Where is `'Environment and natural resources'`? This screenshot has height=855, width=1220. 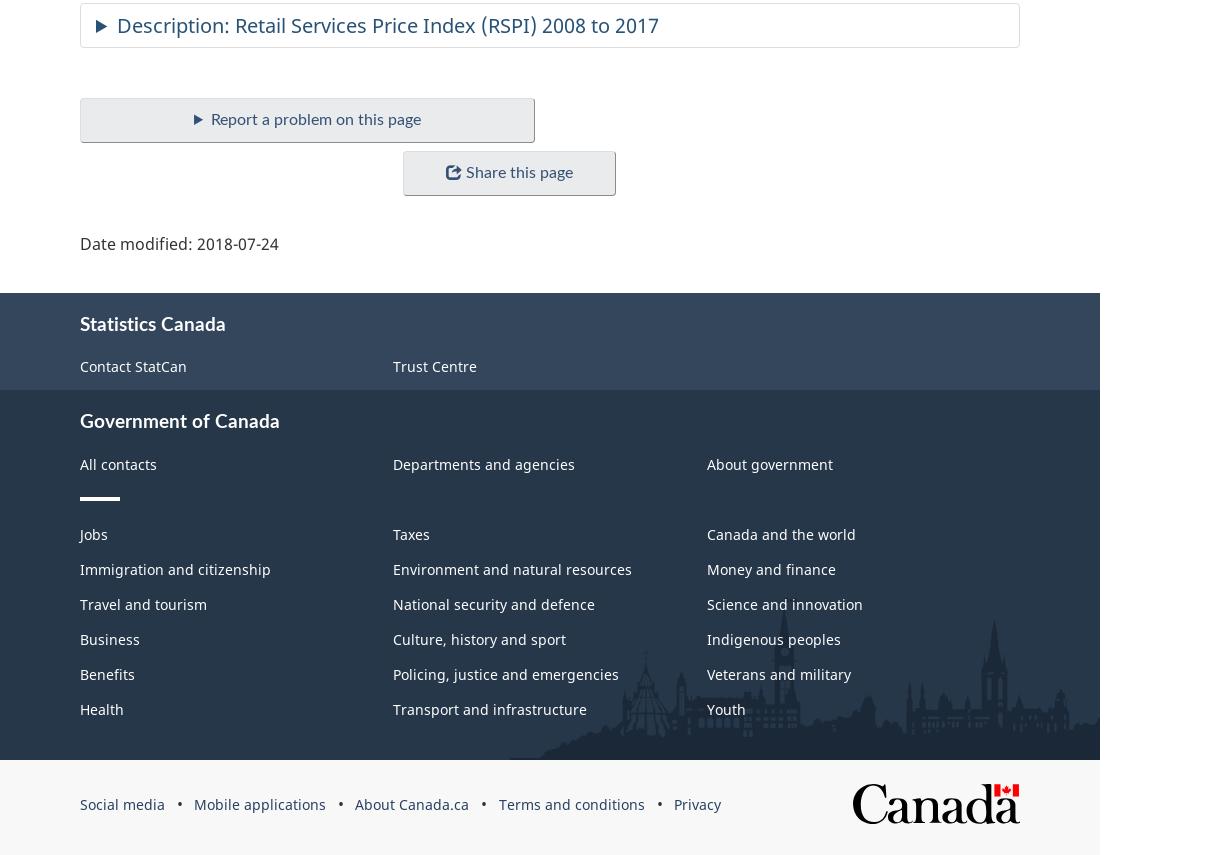
'Environment and natural resources' is located at coordinates (512, 567).